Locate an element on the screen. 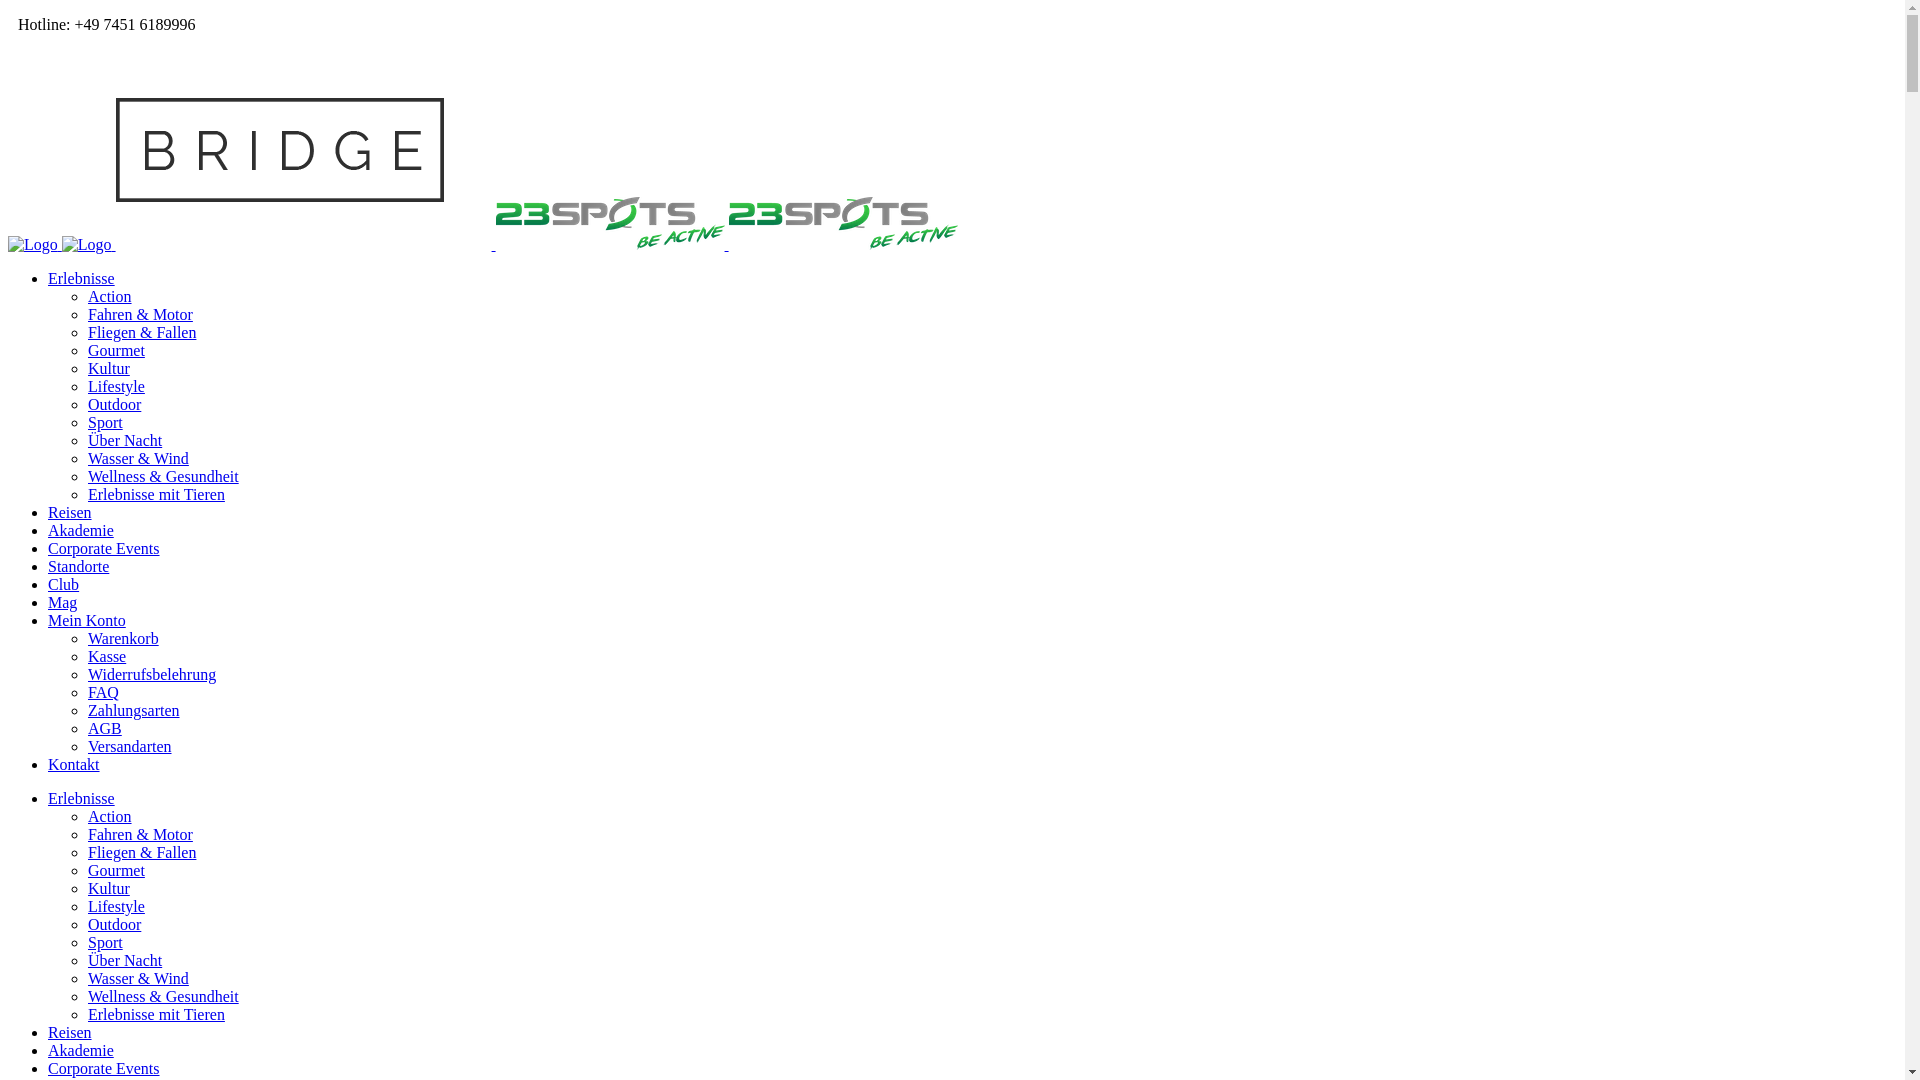  'Erlebnisse mit Tieren' is located at coordinates (155, 1014).